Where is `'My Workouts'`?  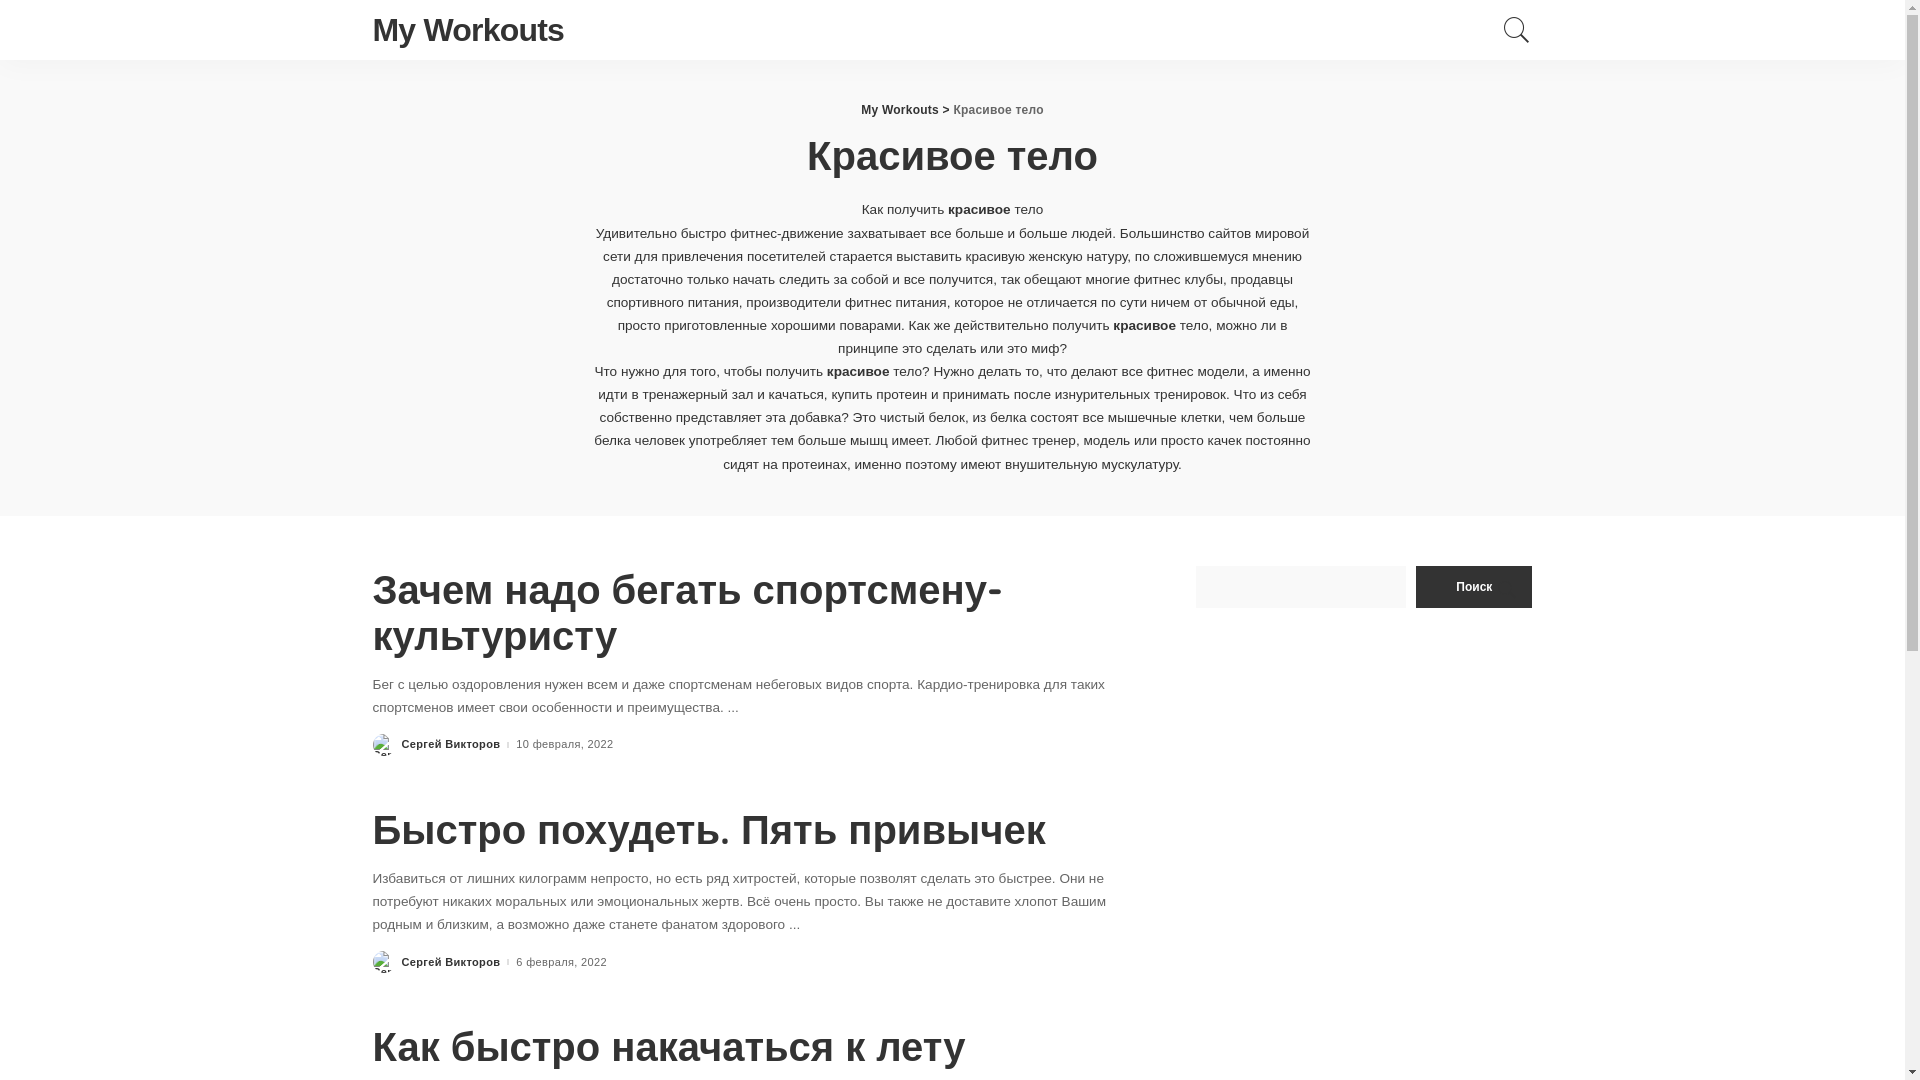
'My Workouts' is located at coordinates (467, 30).